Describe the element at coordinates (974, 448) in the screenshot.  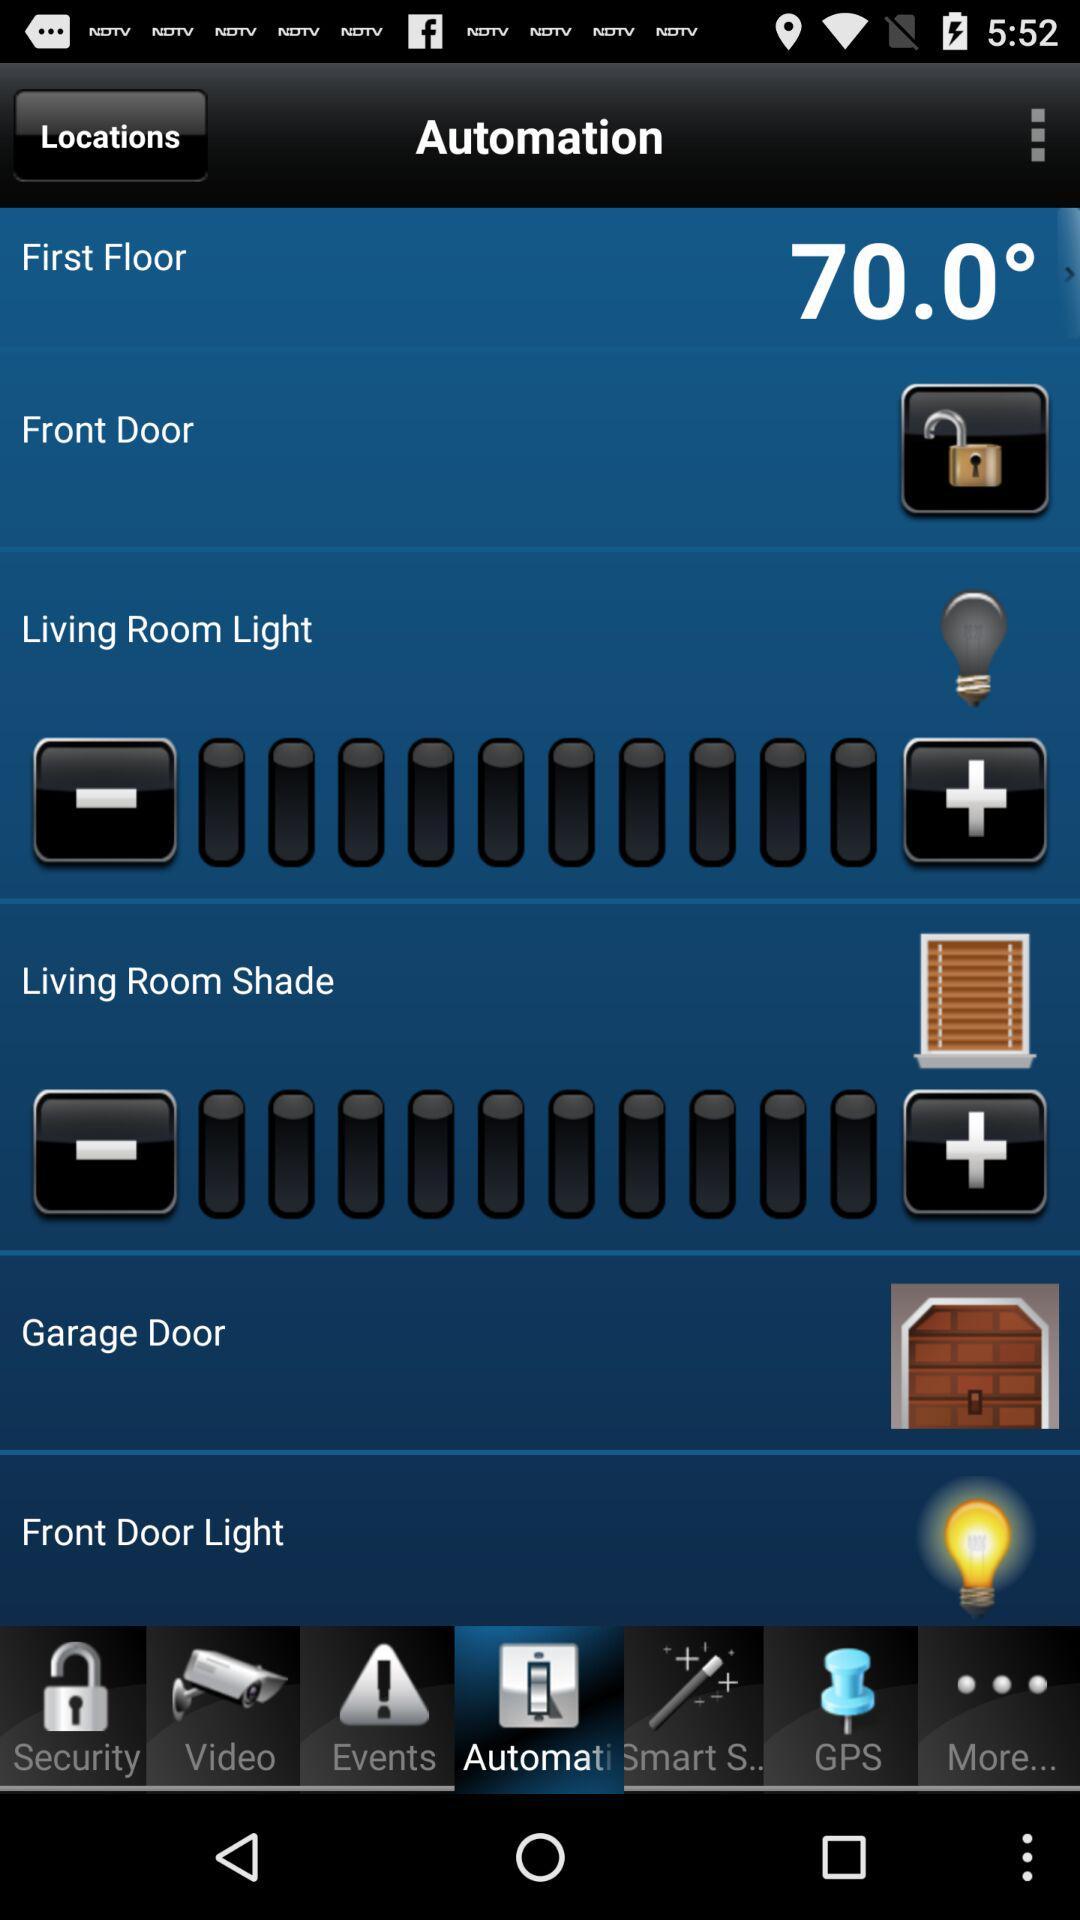
I see `lock front door` at that location.